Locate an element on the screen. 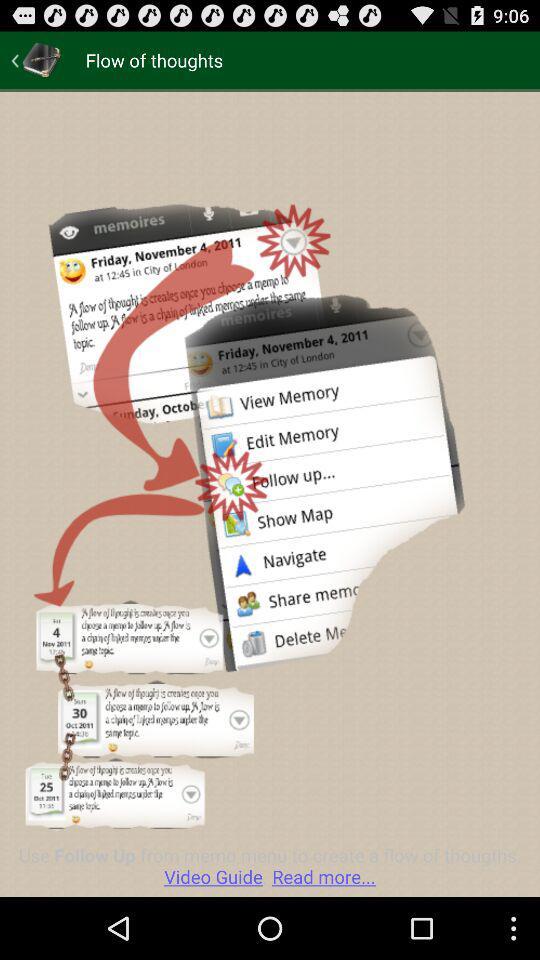 Image resolution: width=540 pixels, height=960 pixels. icon at the bottom is located at coordinates (270, 865).